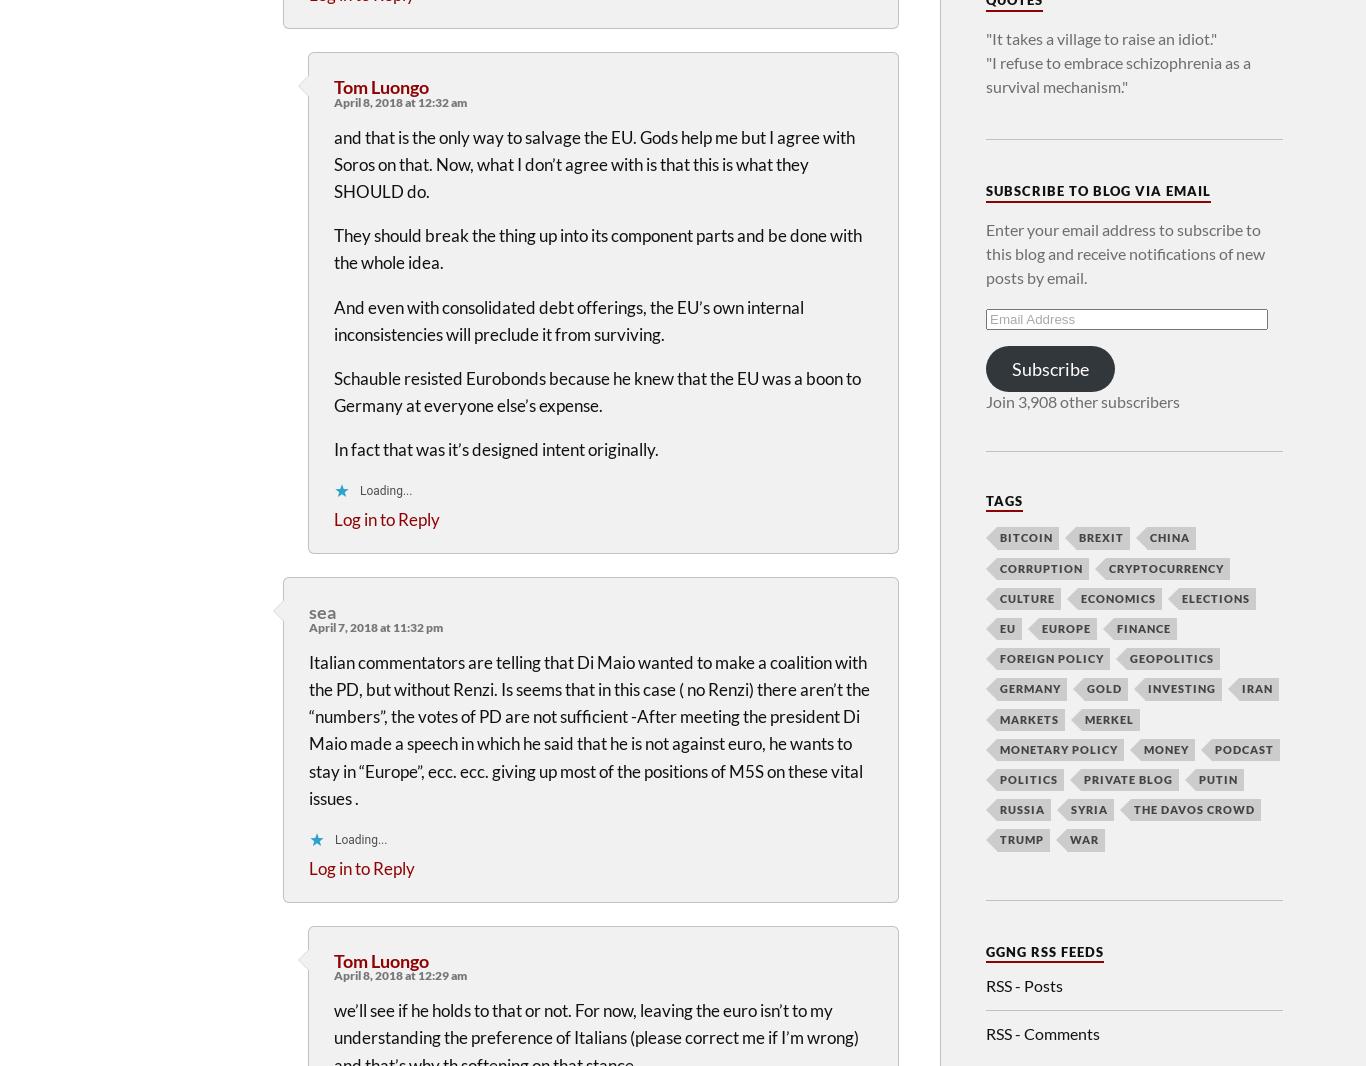 The height and width of the screenshot is (1066, 1366). What do you see at coordinates (1081, 400) in the screenshot?
I see `'Join 3,908 other subscribers'` at bounding box center [1081, 400].